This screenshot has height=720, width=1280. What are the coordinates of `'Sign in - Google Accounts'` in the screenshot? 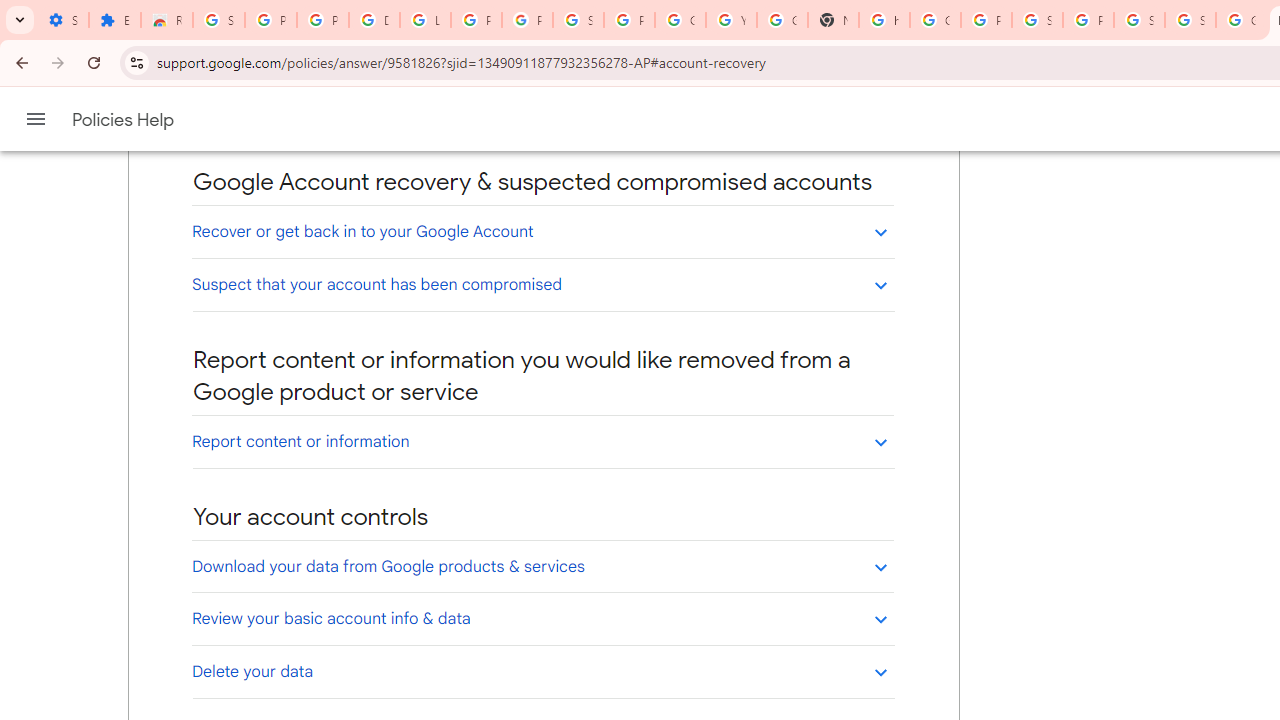 It's located at (1139, 20).